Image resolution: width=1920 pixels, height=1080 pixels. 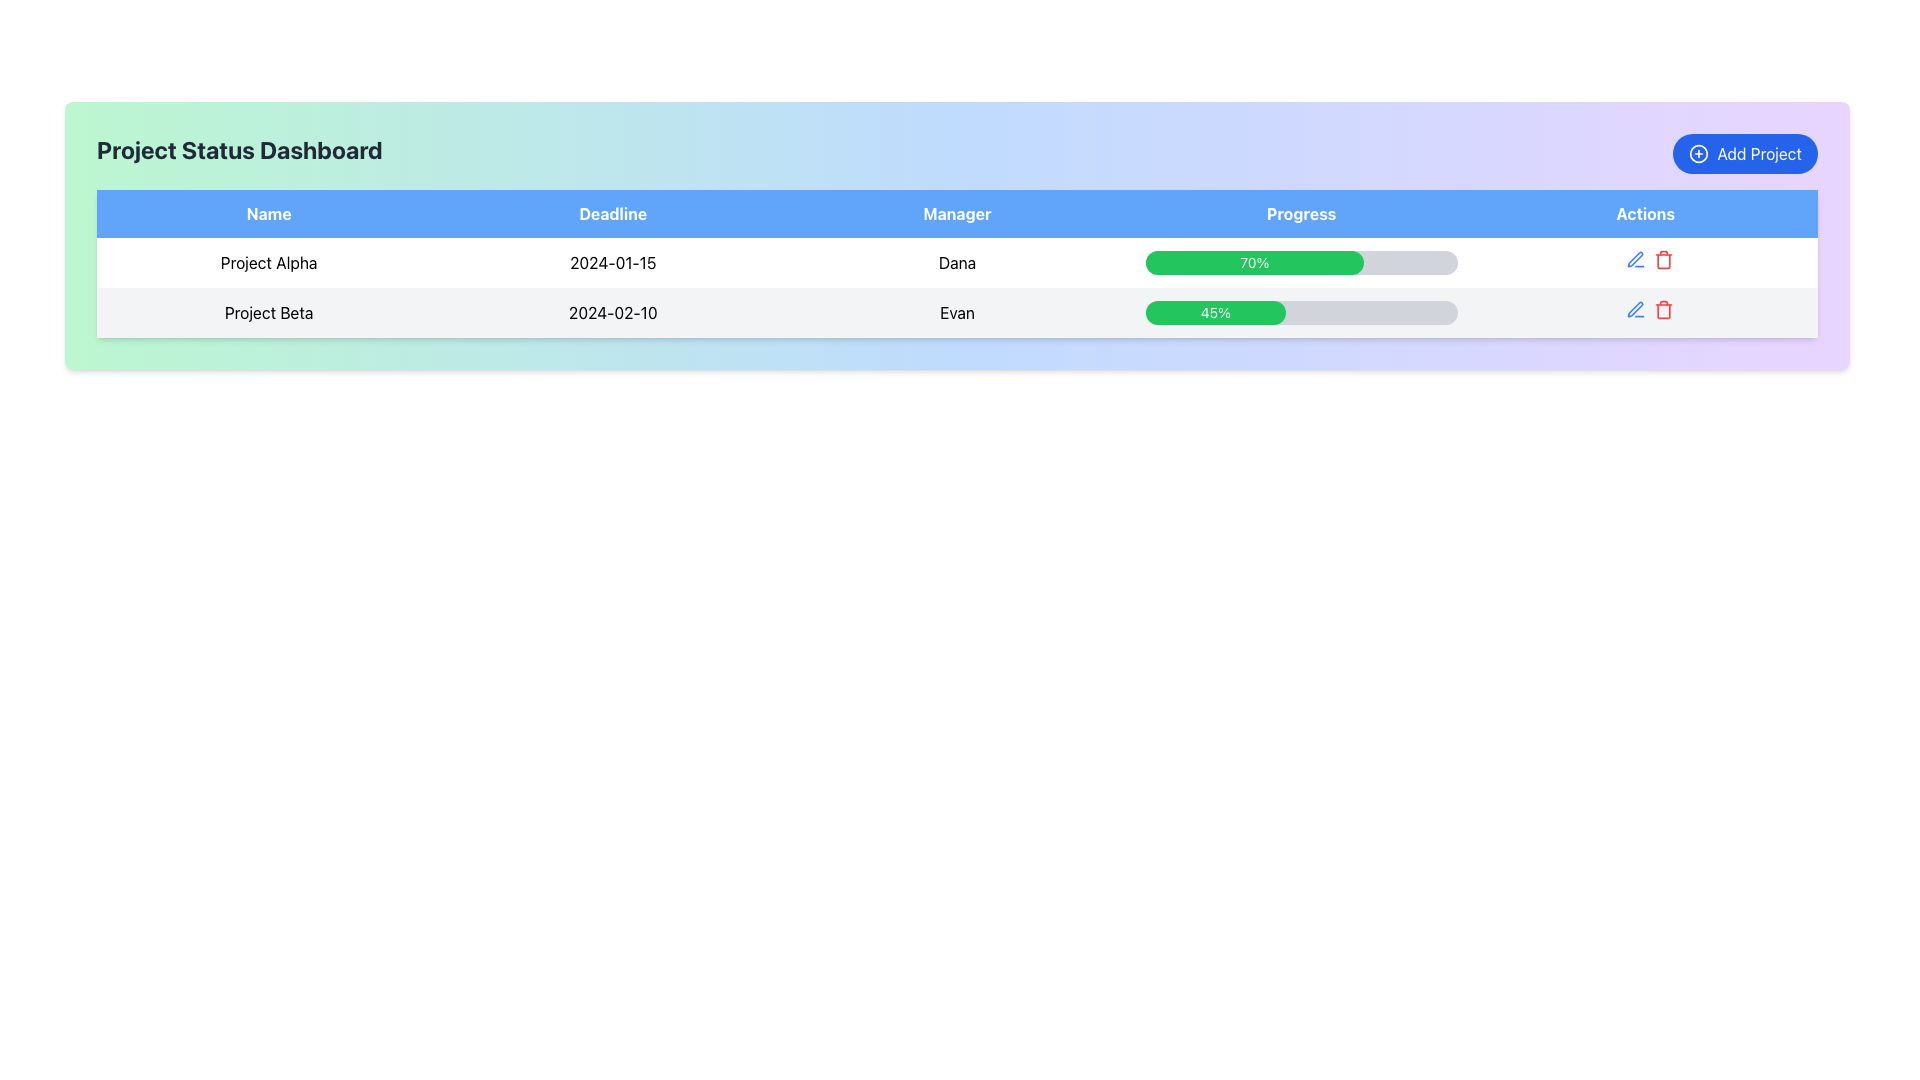 I want to click on the SVG circle that is part of the 'Add Project' button located in the top-right corner above the table, so click(x=1698, y=153).